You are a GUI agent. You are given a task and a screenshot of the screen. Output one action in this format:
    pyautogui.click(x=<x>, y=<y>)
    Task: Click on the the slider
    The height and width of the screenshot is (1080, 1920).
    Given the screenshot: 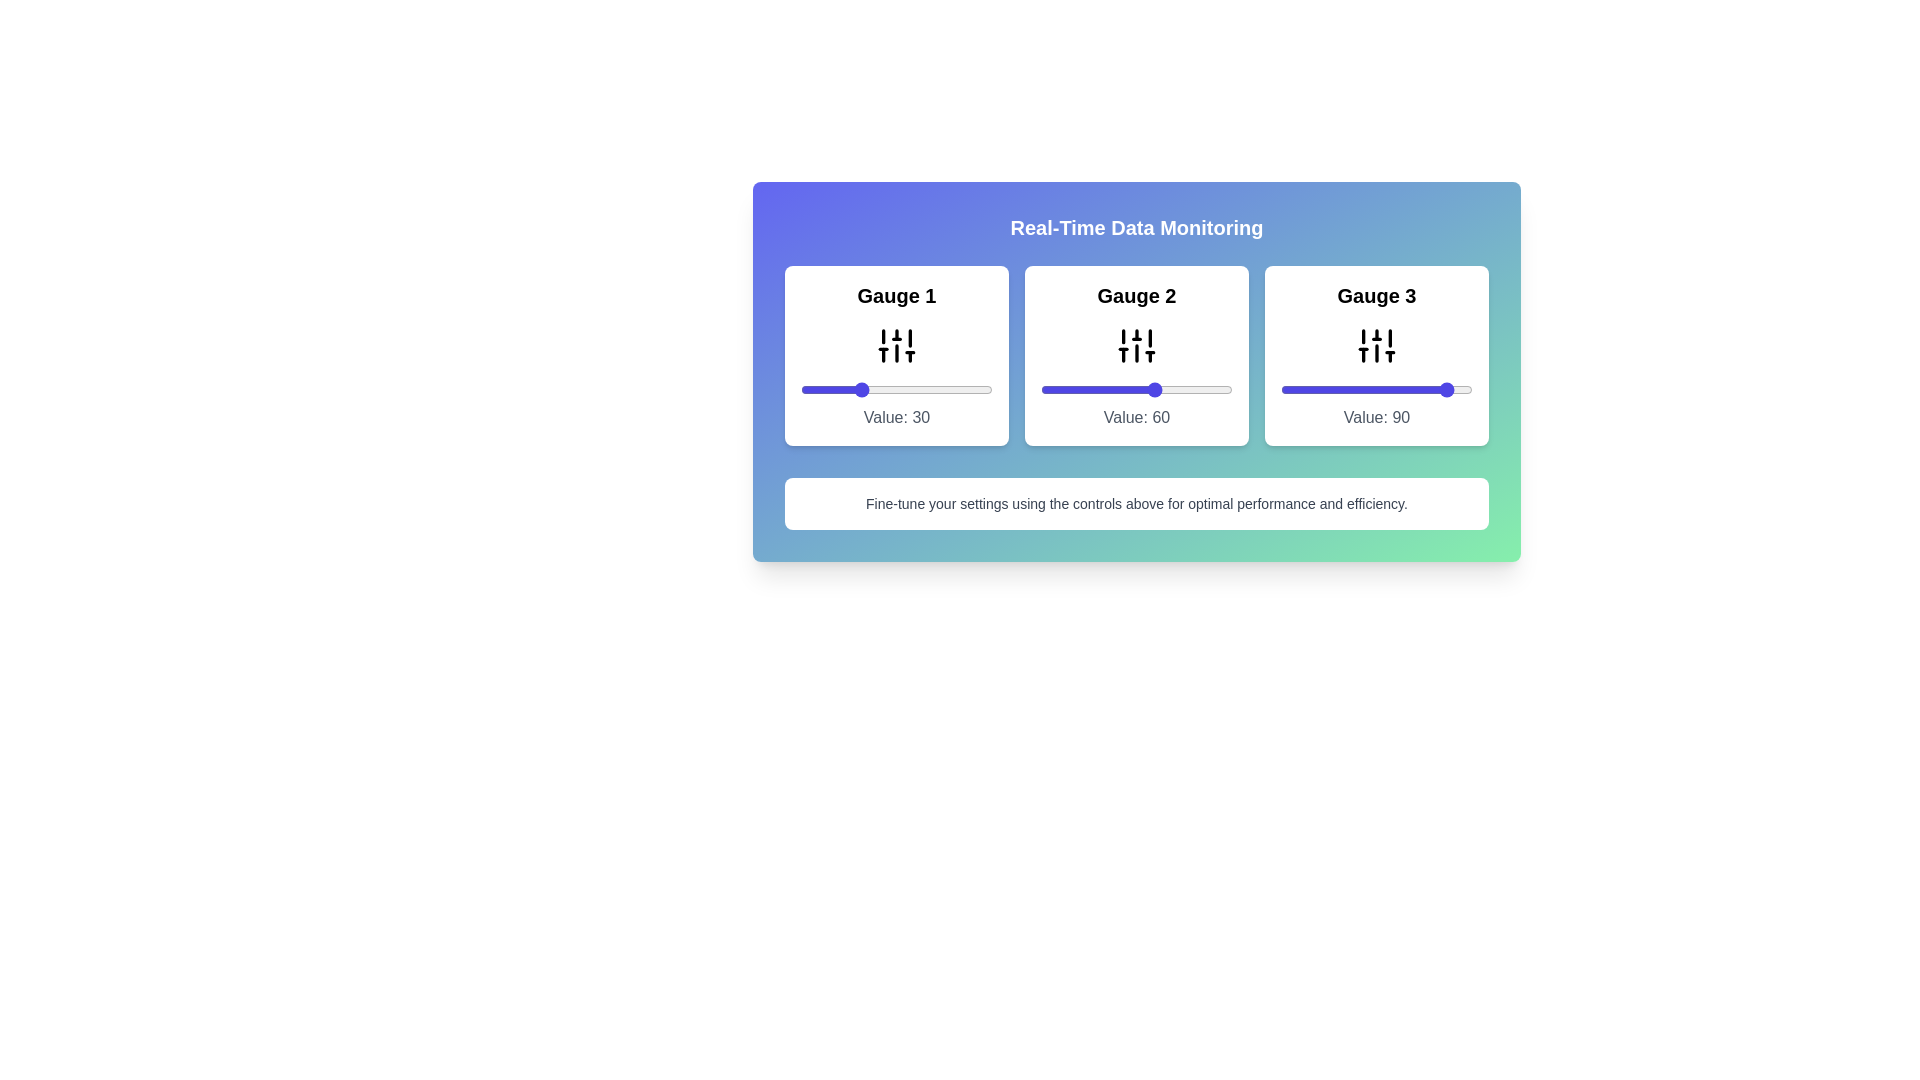 What is the action you would take?
    pyautogui.click(x=1053, y=389)
    